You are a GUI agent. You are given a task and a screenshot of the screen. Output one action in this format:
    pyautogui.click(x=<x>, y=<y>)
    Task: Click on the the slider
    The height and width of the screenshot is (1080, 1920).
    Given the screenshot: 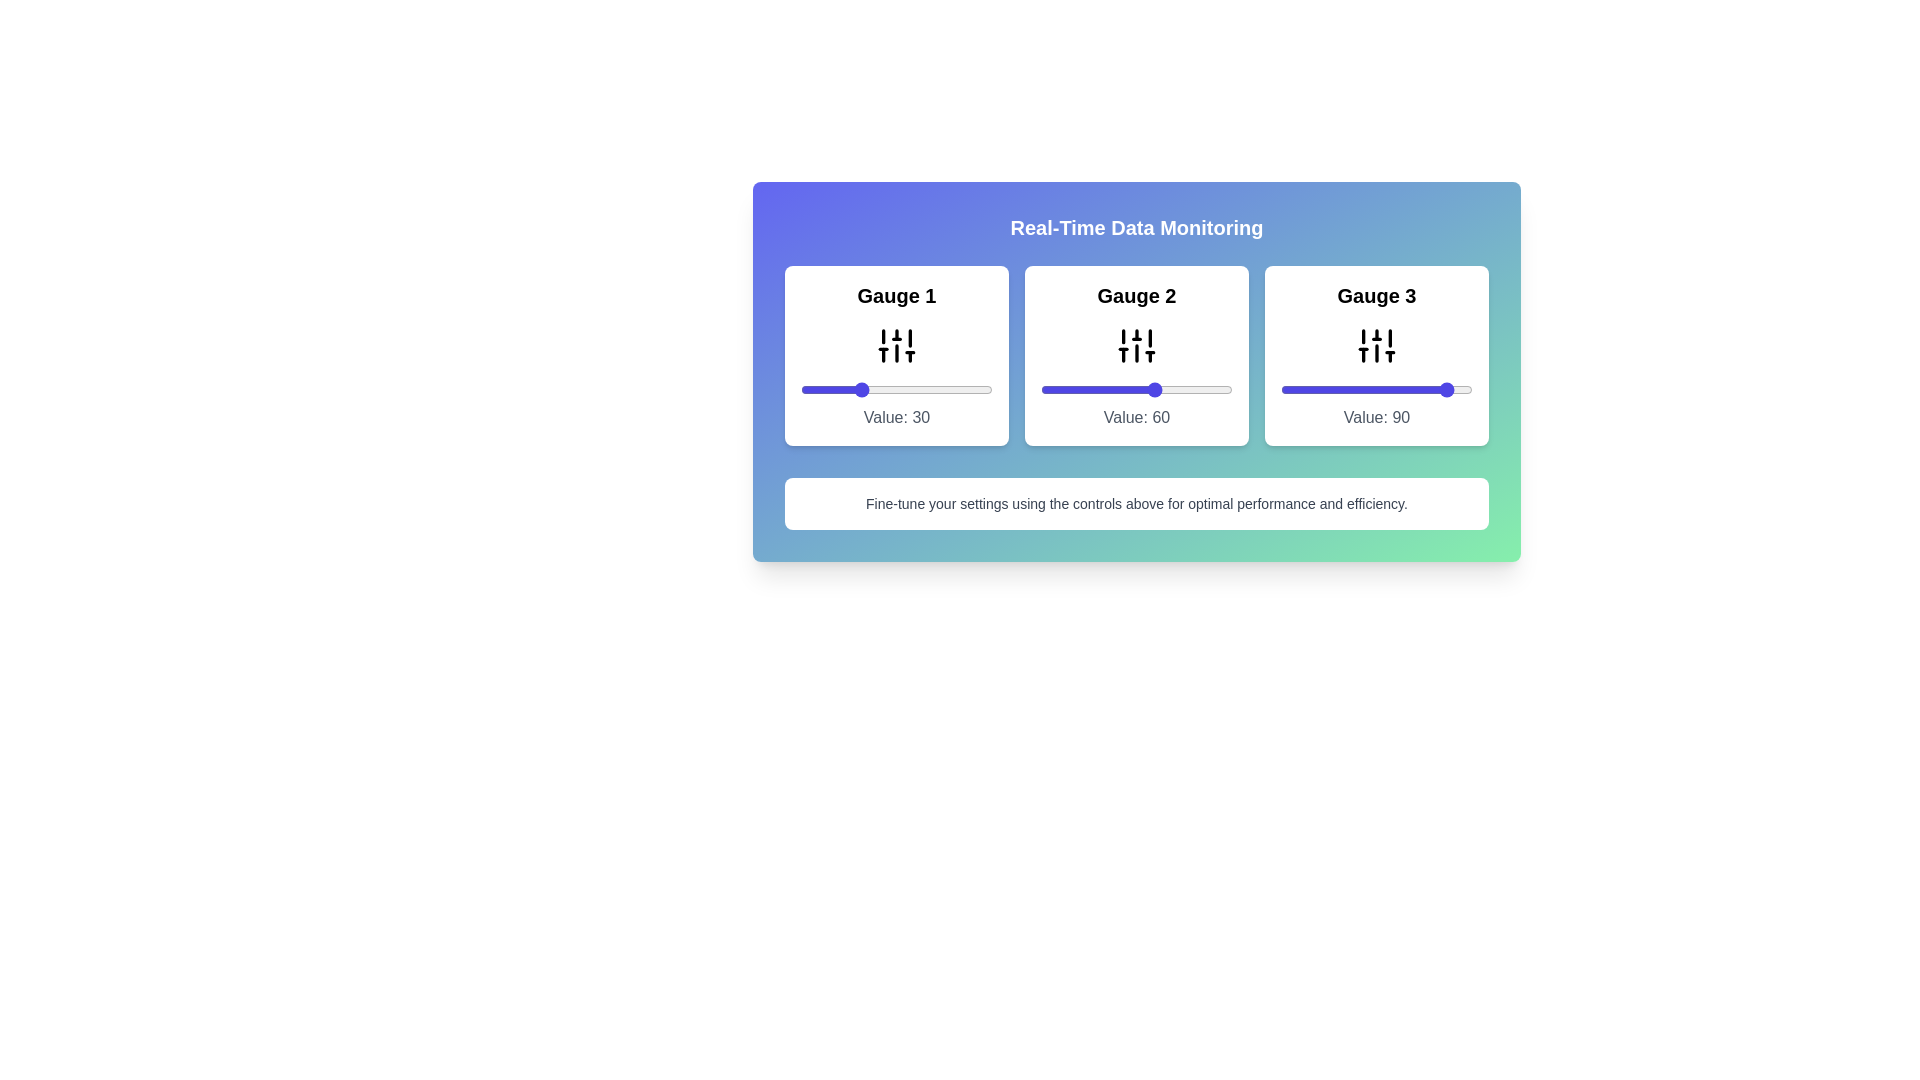 What is the action you would take?
    pyautogui.click(x=1053, y=389)
    